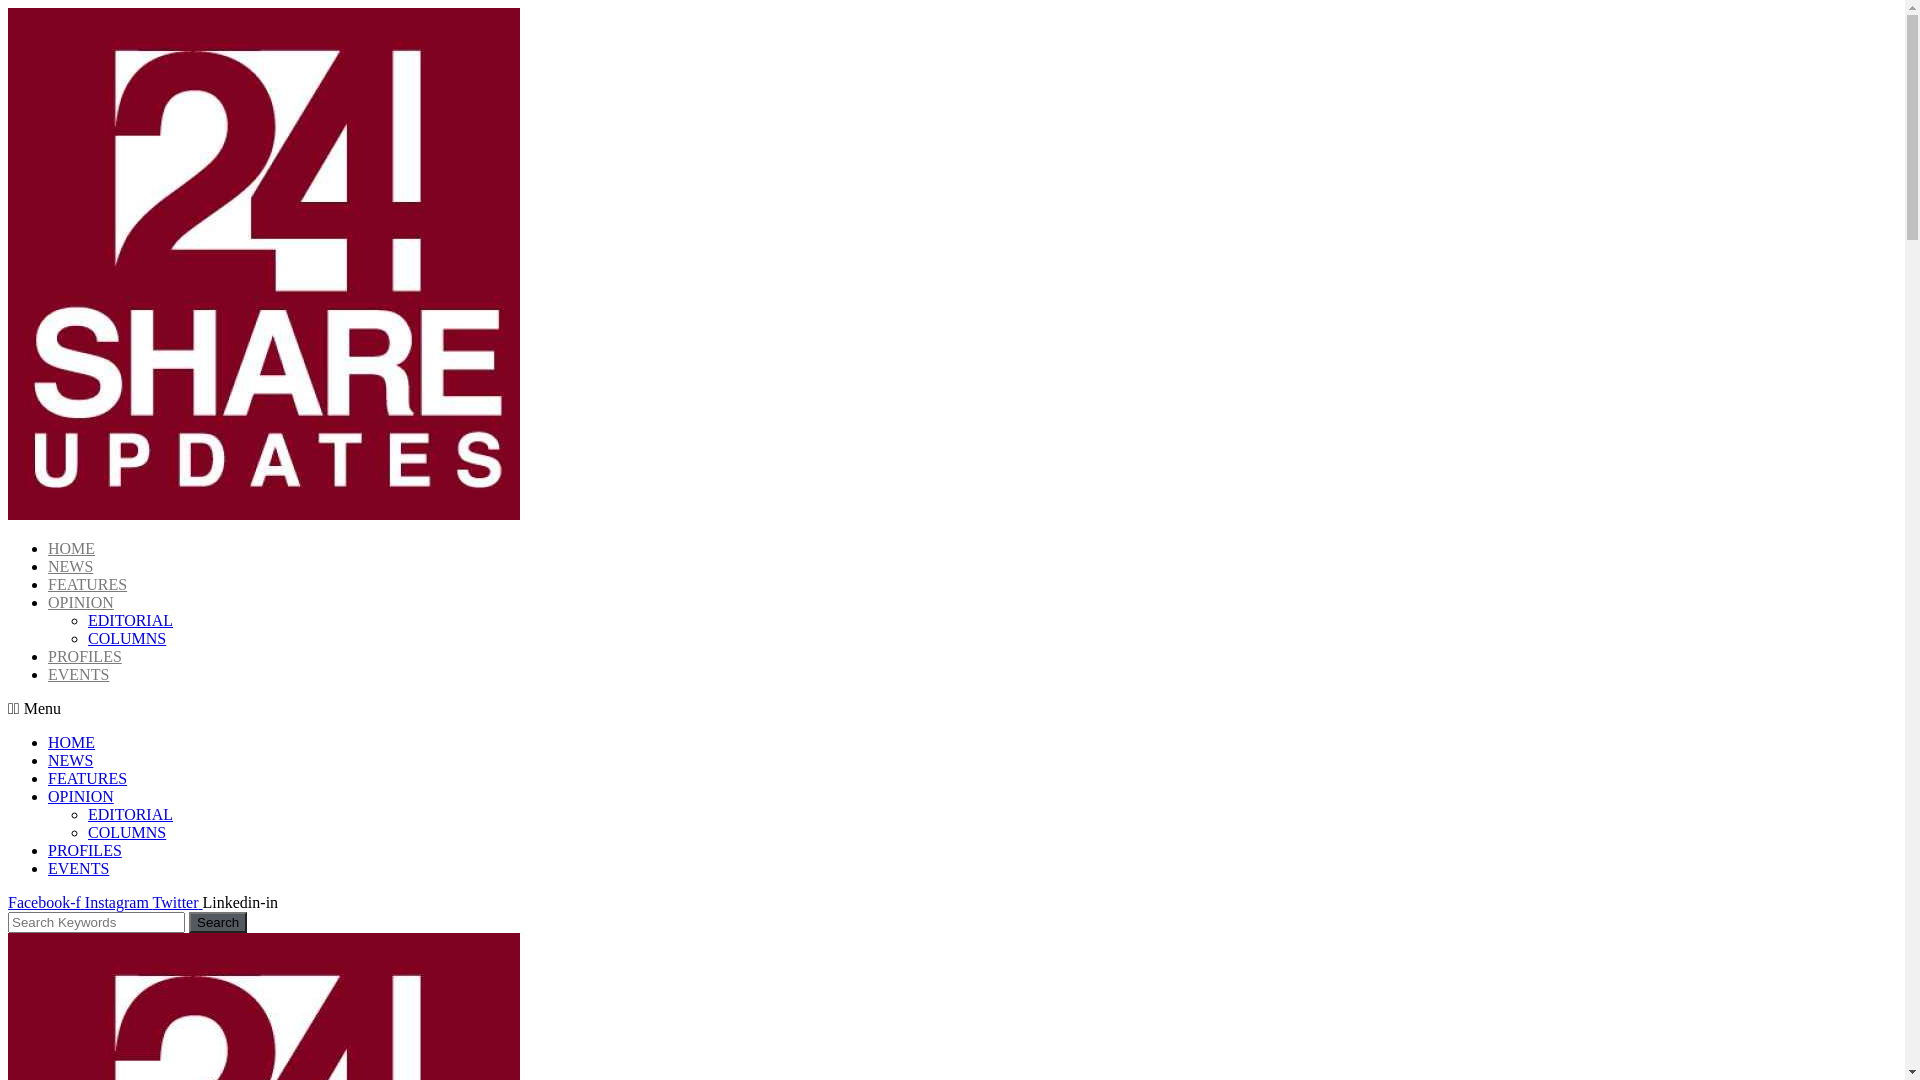 The width and height of the screenshot is (1920, 1080). What do you see at coordinates (78, 867) in the screenshot?
I see `'EVENTS'` at bounding box center [78, 867].